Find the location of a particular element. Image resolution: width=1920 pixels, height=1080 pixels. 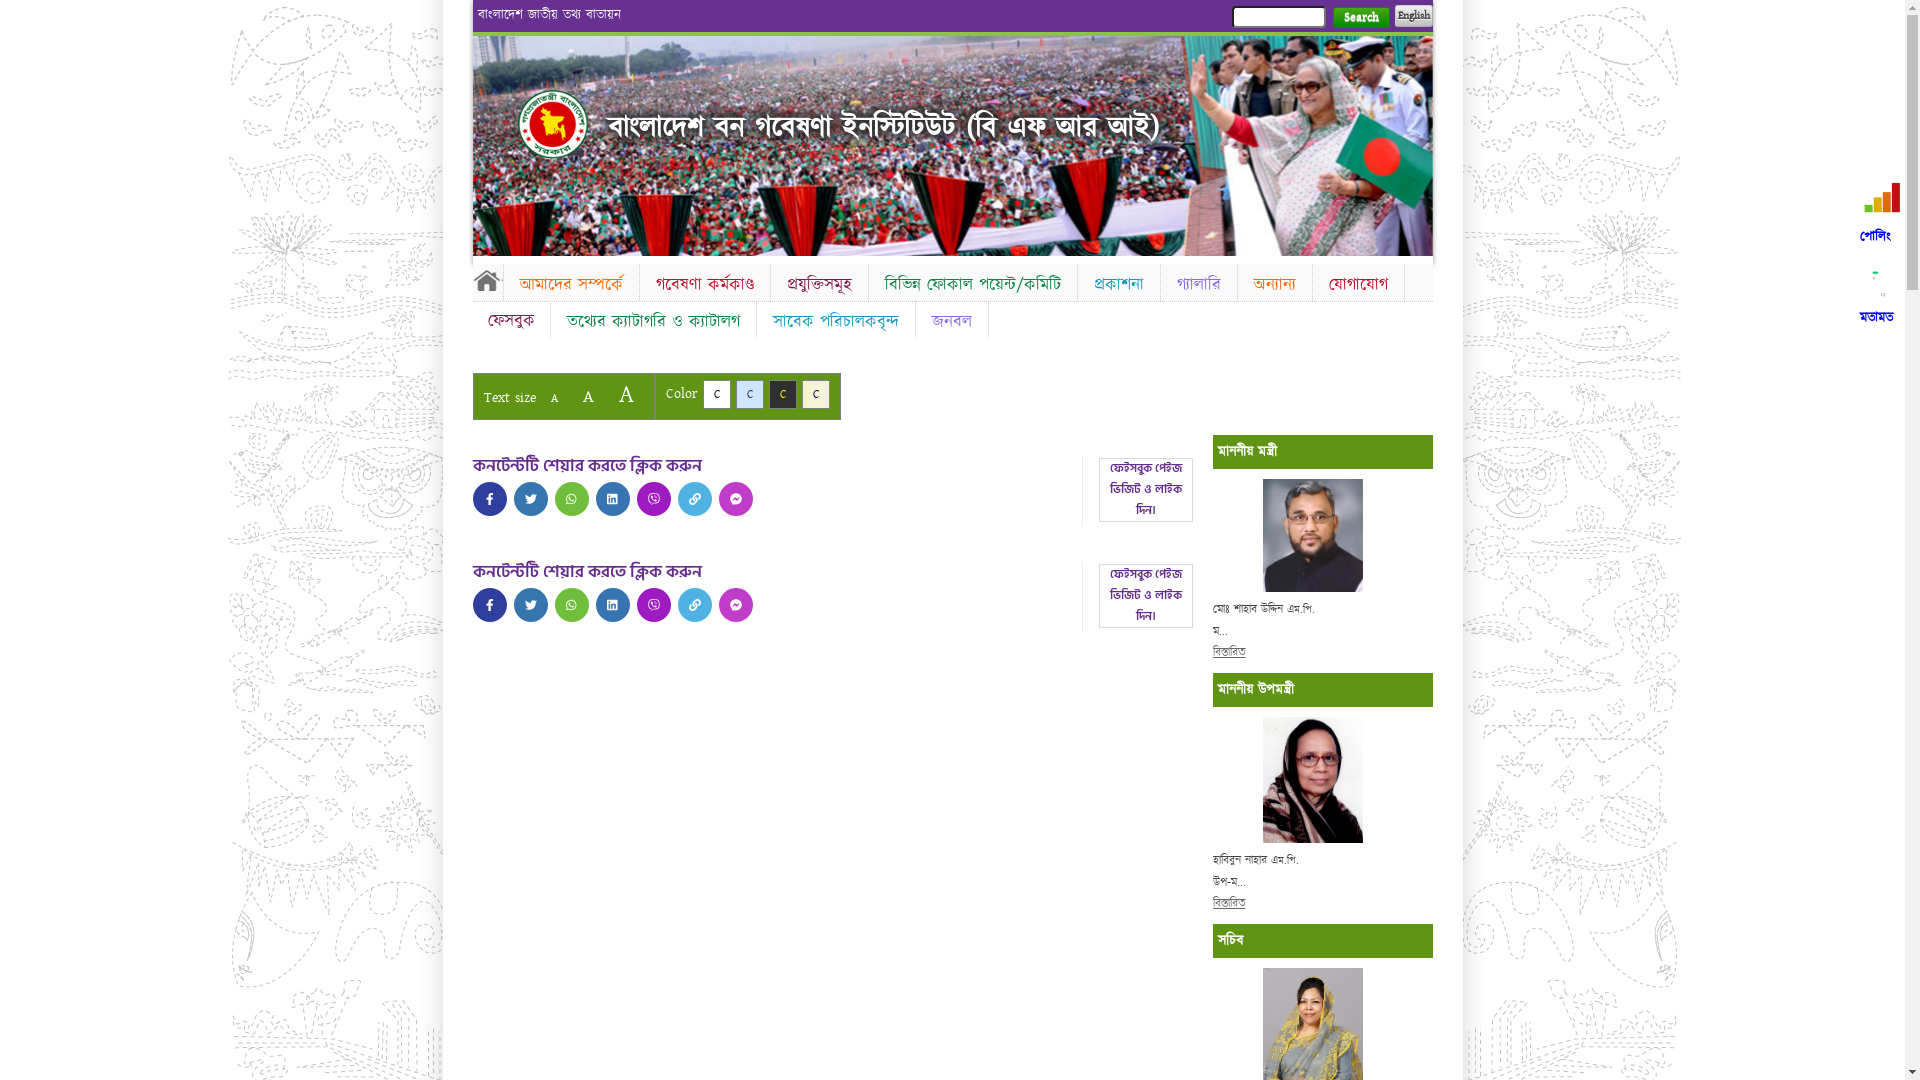

'Home' is located at coordinates (486, 280).